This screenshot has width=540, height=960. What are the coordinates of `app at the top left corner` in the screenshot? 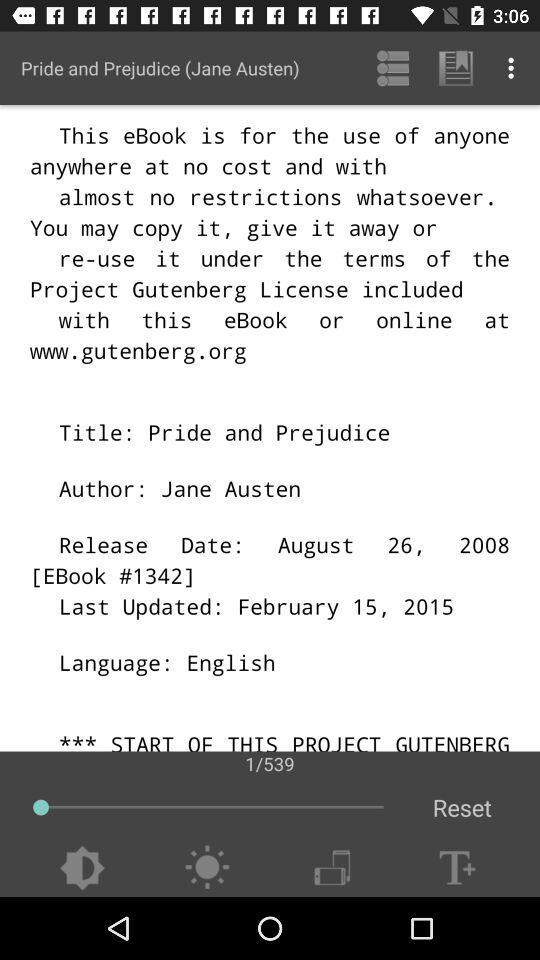 It's located at (159, 68).